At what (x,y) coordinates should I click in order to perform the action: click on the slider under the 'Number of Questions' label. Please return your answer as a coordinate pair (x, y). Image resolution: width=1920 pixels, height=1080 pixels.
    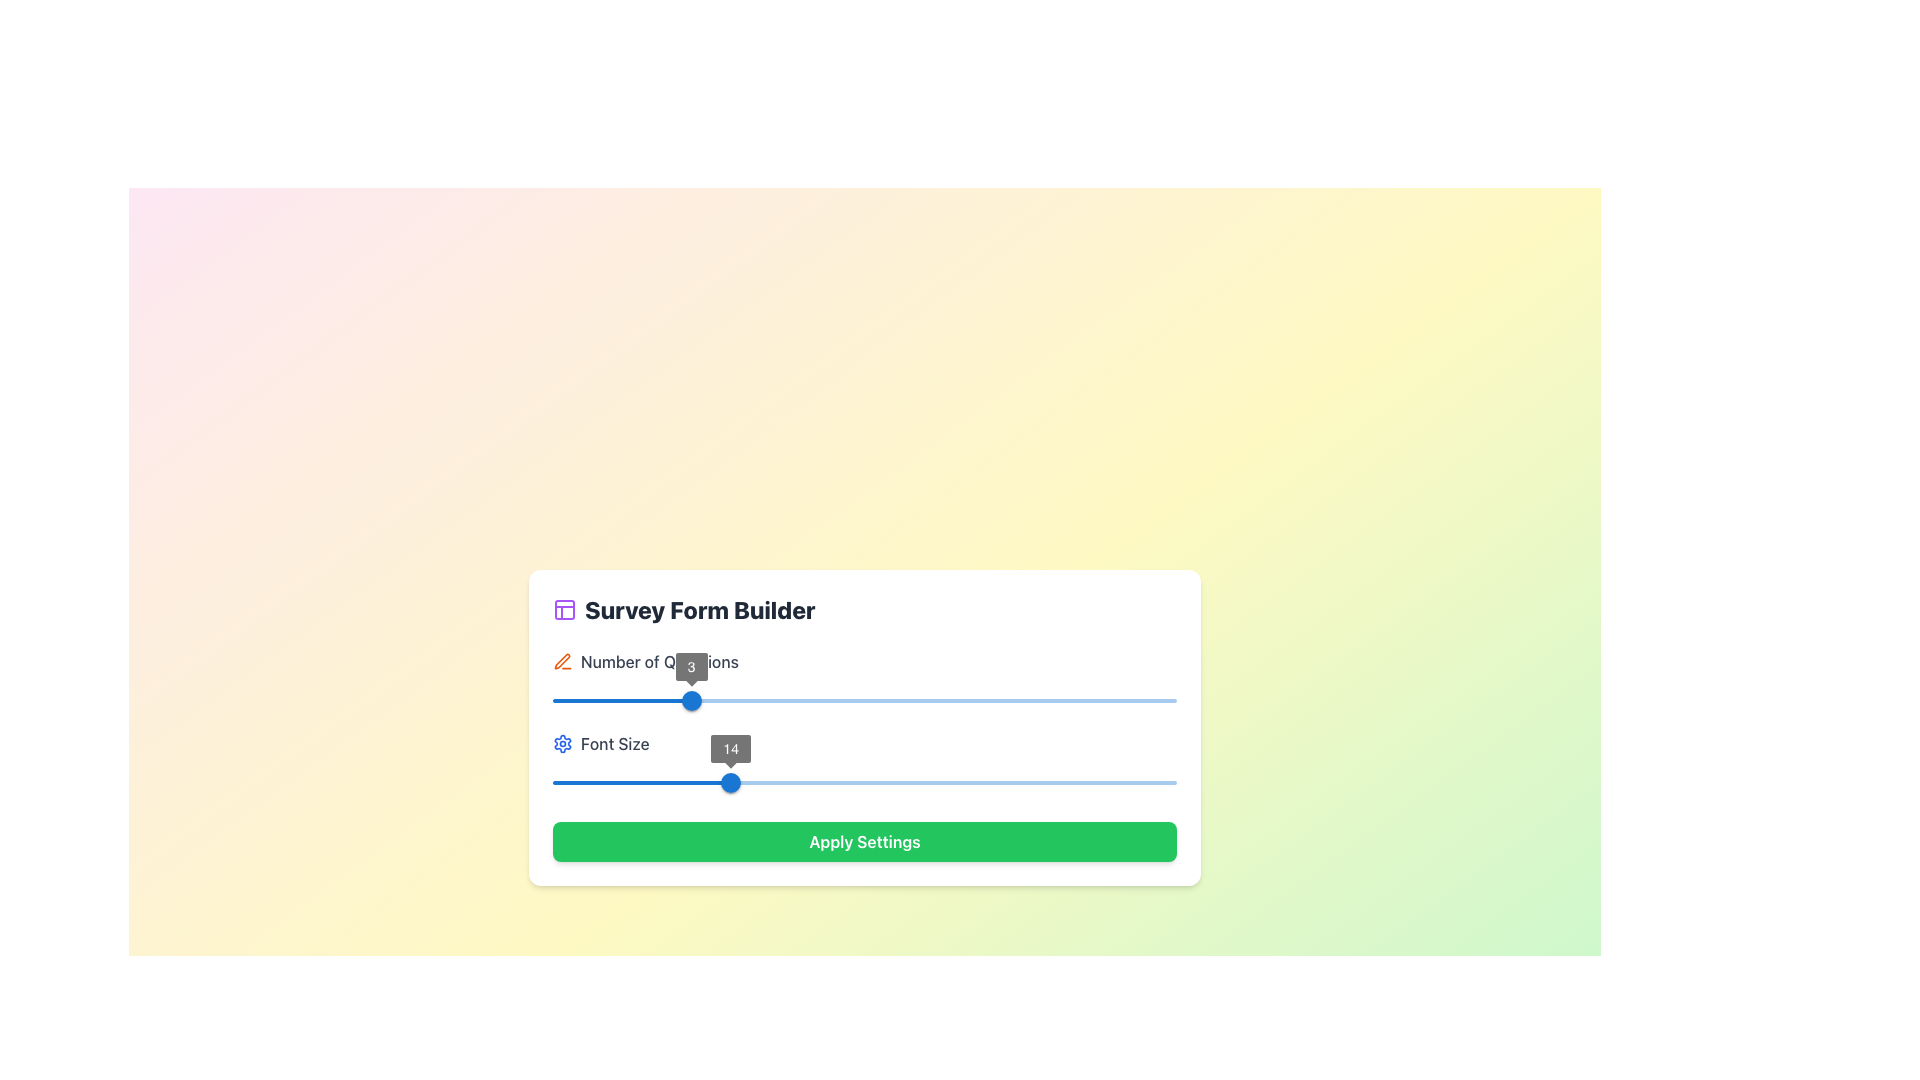
    Looking at the image, I should click on (691, 667).